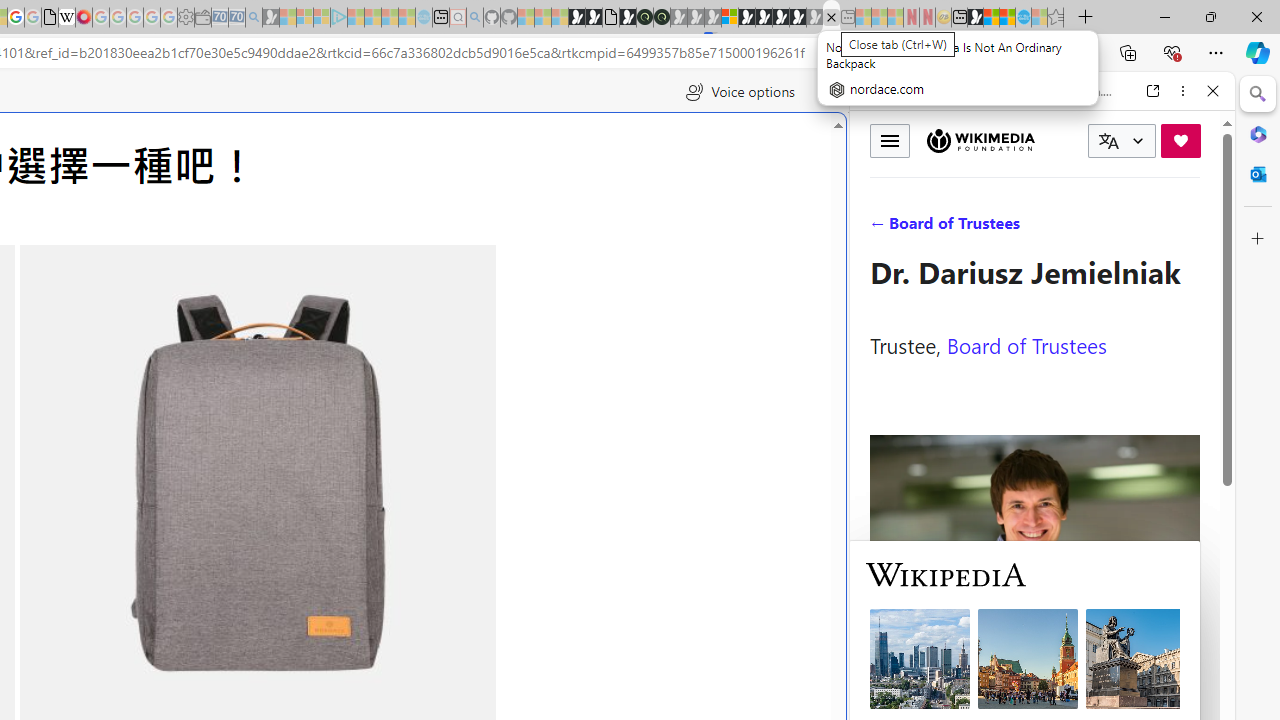 The height and width of the screenshot is (720, 1280). I want to click on 'Class: i icon icon-translate language-switcher__icon', so click(1108, 140).